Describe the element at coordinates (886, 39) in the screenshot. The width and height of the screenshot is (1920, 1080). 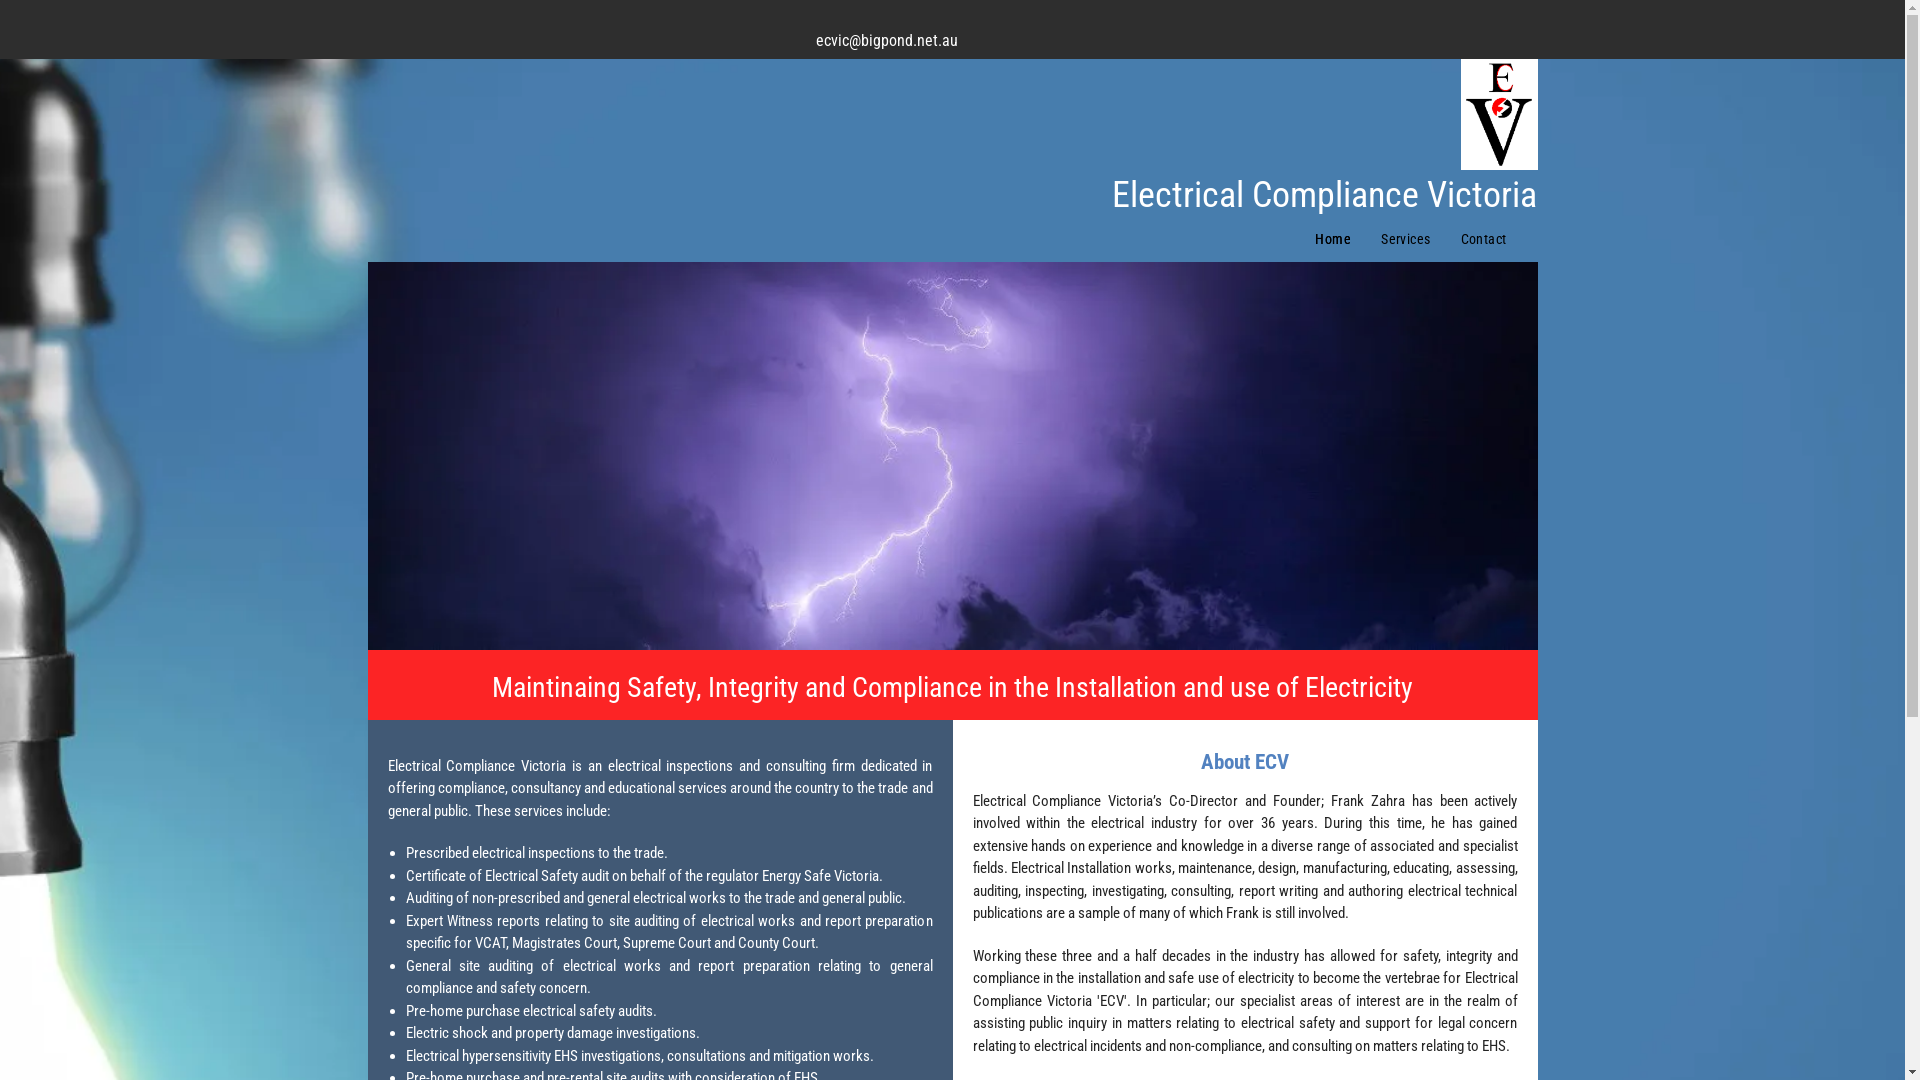
I see `'ecvic@bigpond.net.au'` at that location.